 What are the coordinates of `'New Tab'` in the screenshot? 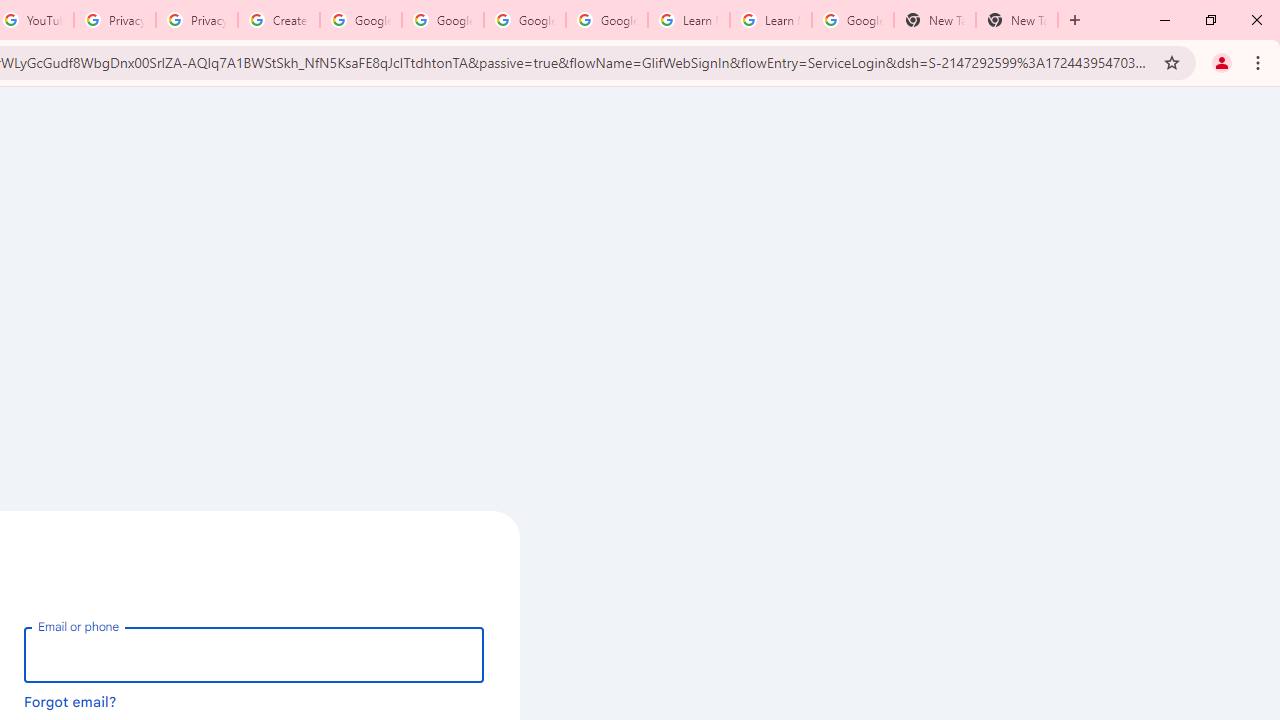 It's located at (934, 20).